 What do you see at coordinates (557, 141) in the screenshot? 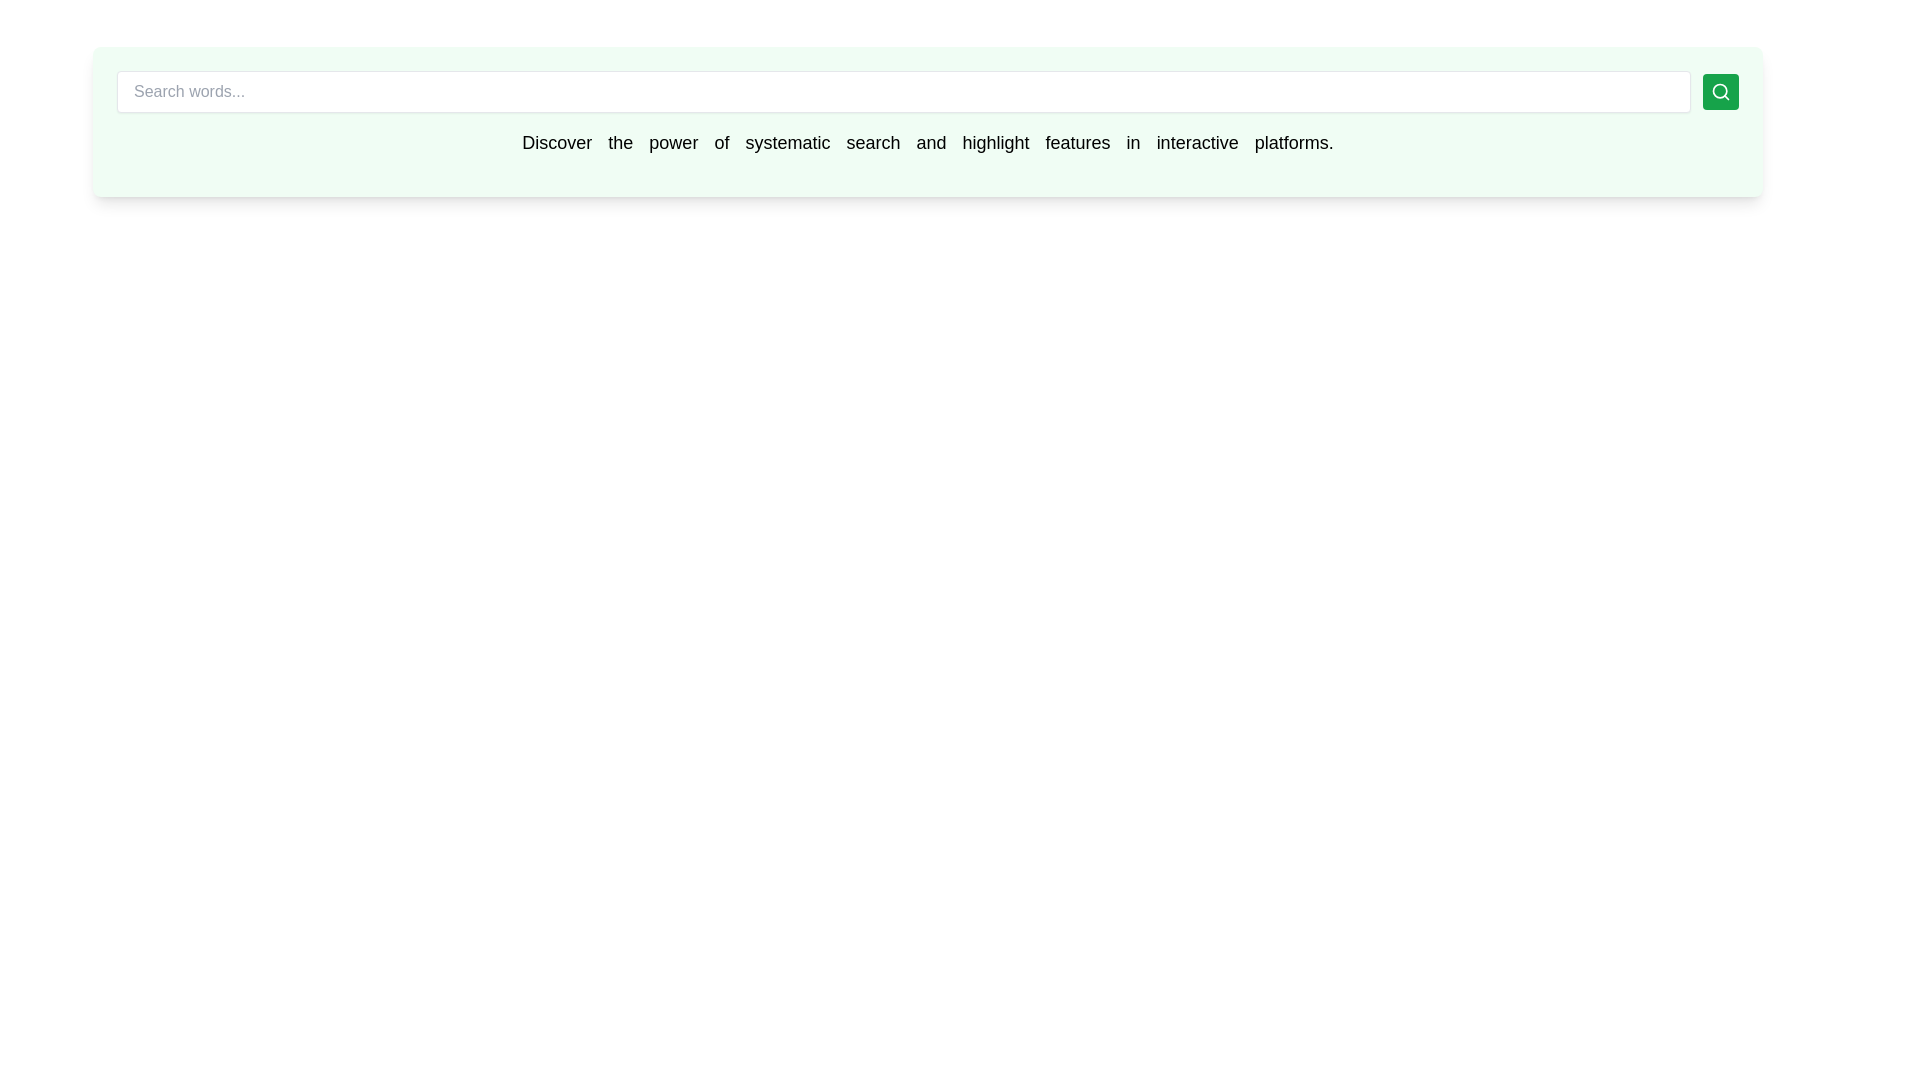
I see `the first text link positioned at the top of the page, which serves as an interactive link or button` at bounding box center [557, 141].